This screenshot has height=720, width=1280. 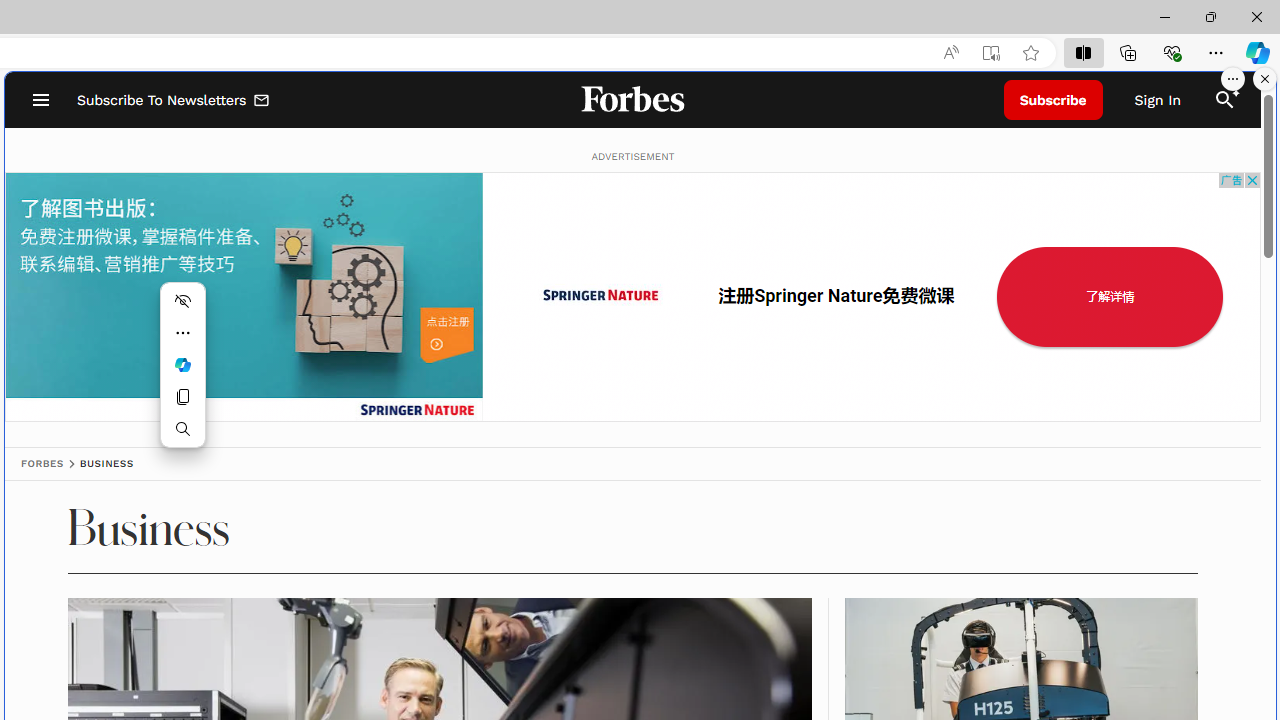 What do you see at coordinates (1232, 78) in the screenshot?
I see `'More options.'` at bounding box center [1232, 78].